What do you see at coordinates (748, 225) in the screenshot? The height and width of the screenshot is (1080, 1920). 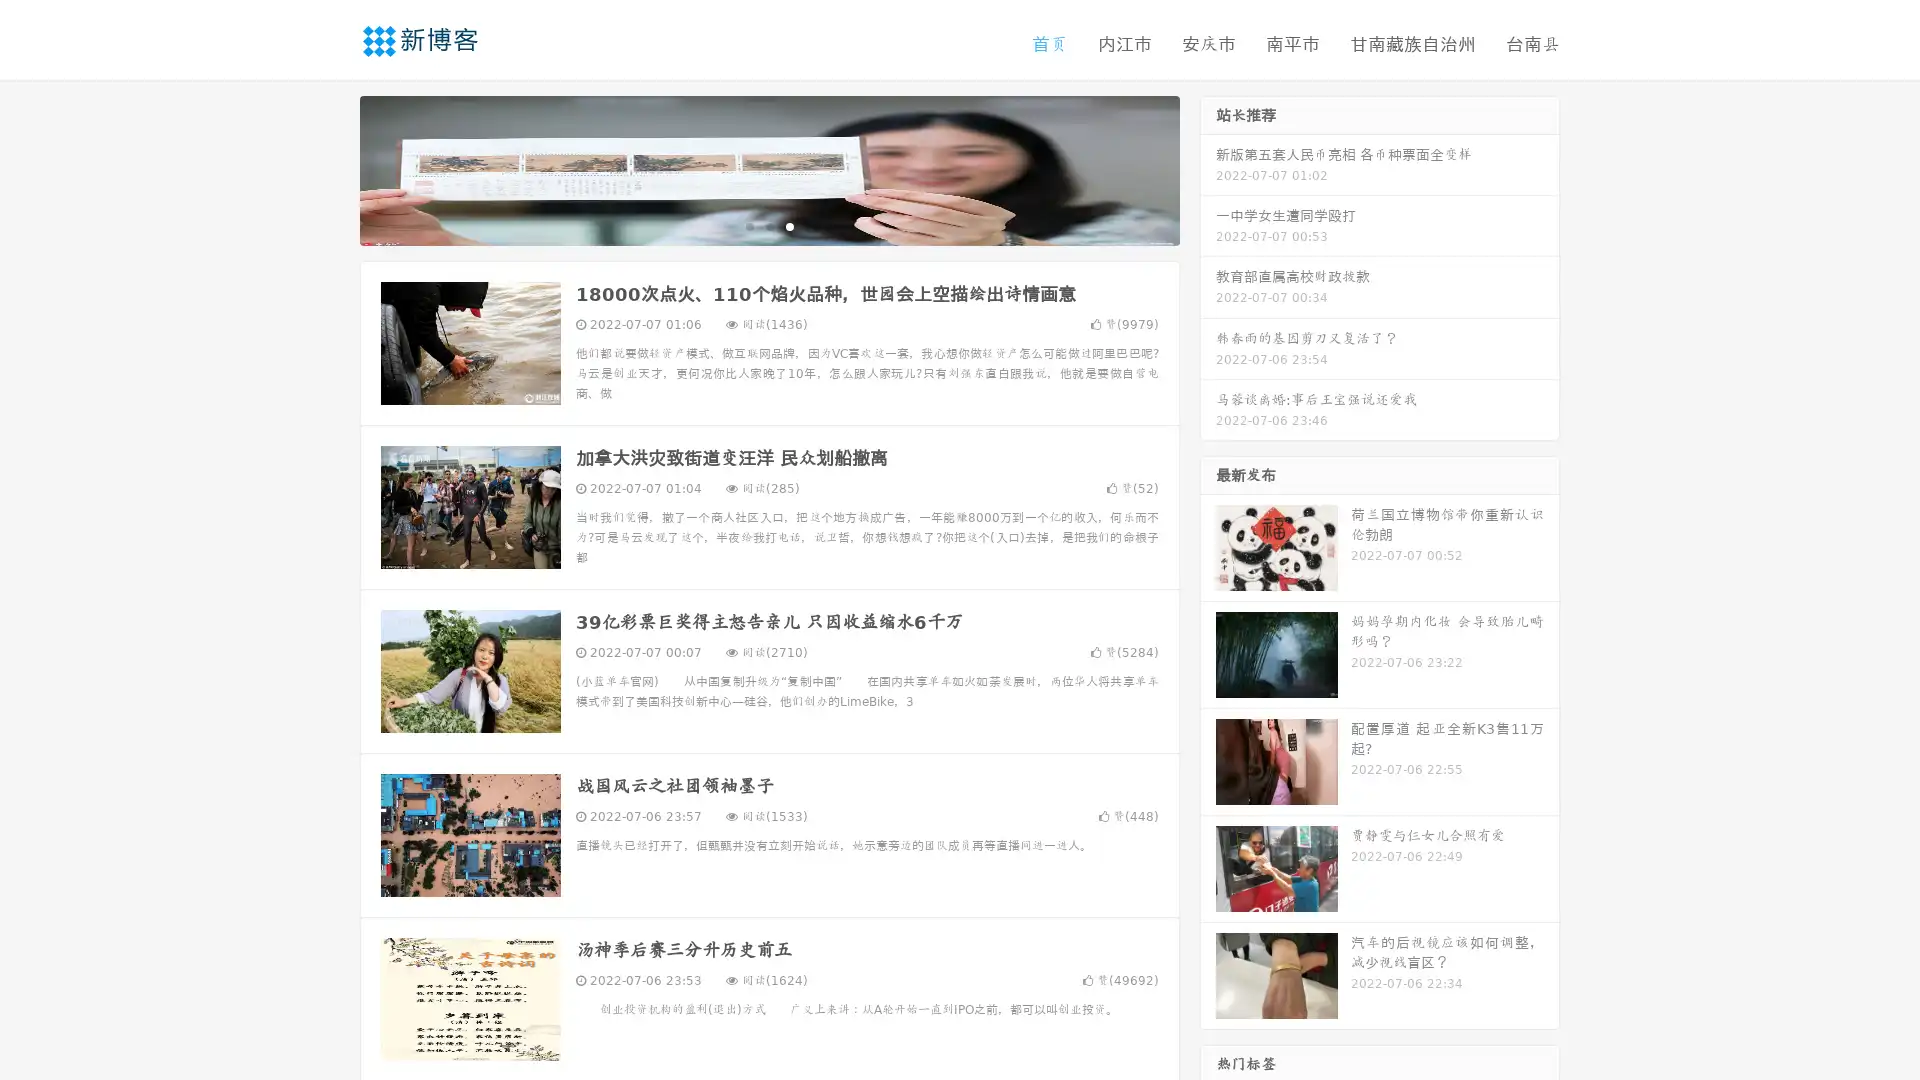 I see `Go to slide 1` at bounding box center [748, 225].